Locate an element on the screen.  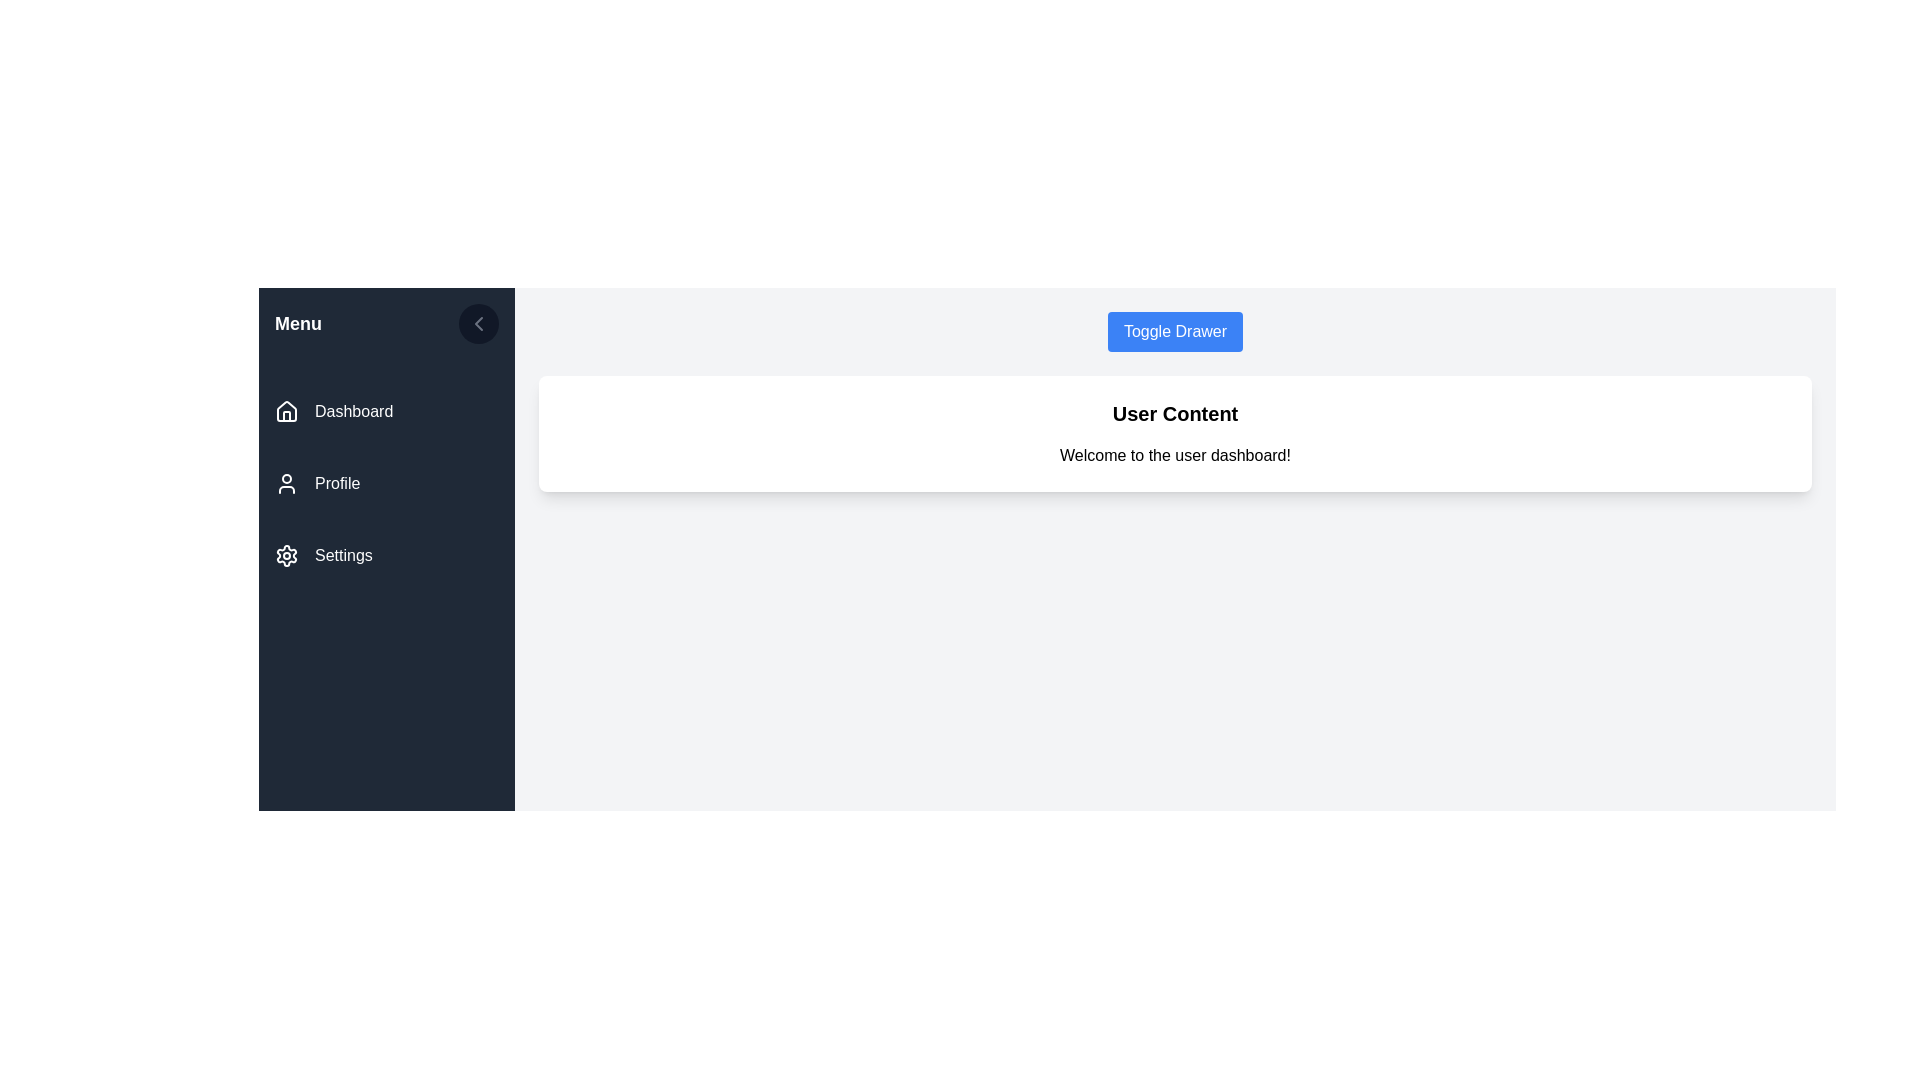
the 'Profile' navigation menu item, which is the second item in the vertical list of the left-hand menu, located between 'Dashboard' and 'Settings' is located at coordinates (387, 483).